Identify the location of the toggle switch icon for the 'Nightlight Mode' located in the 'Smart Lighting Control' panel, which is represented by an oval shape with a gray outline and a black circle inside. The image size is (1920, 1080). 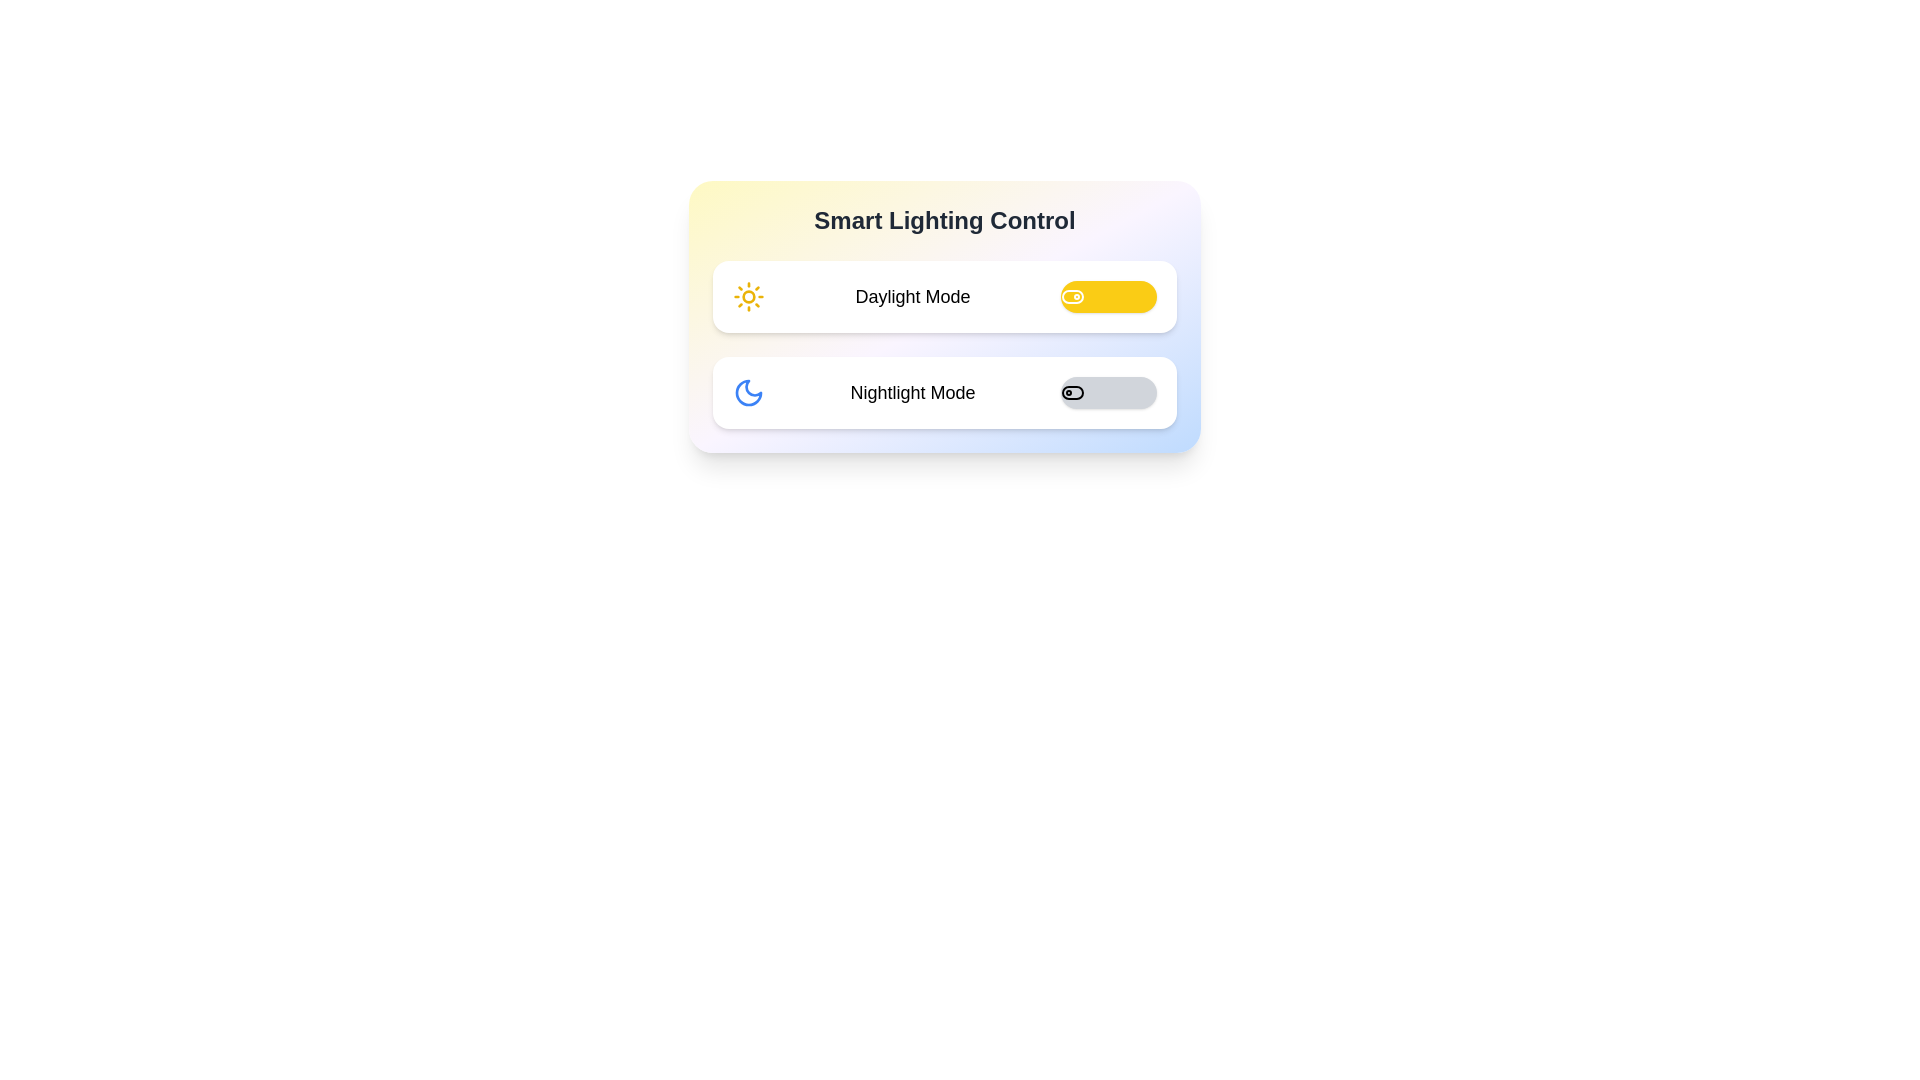
(1072, 393).